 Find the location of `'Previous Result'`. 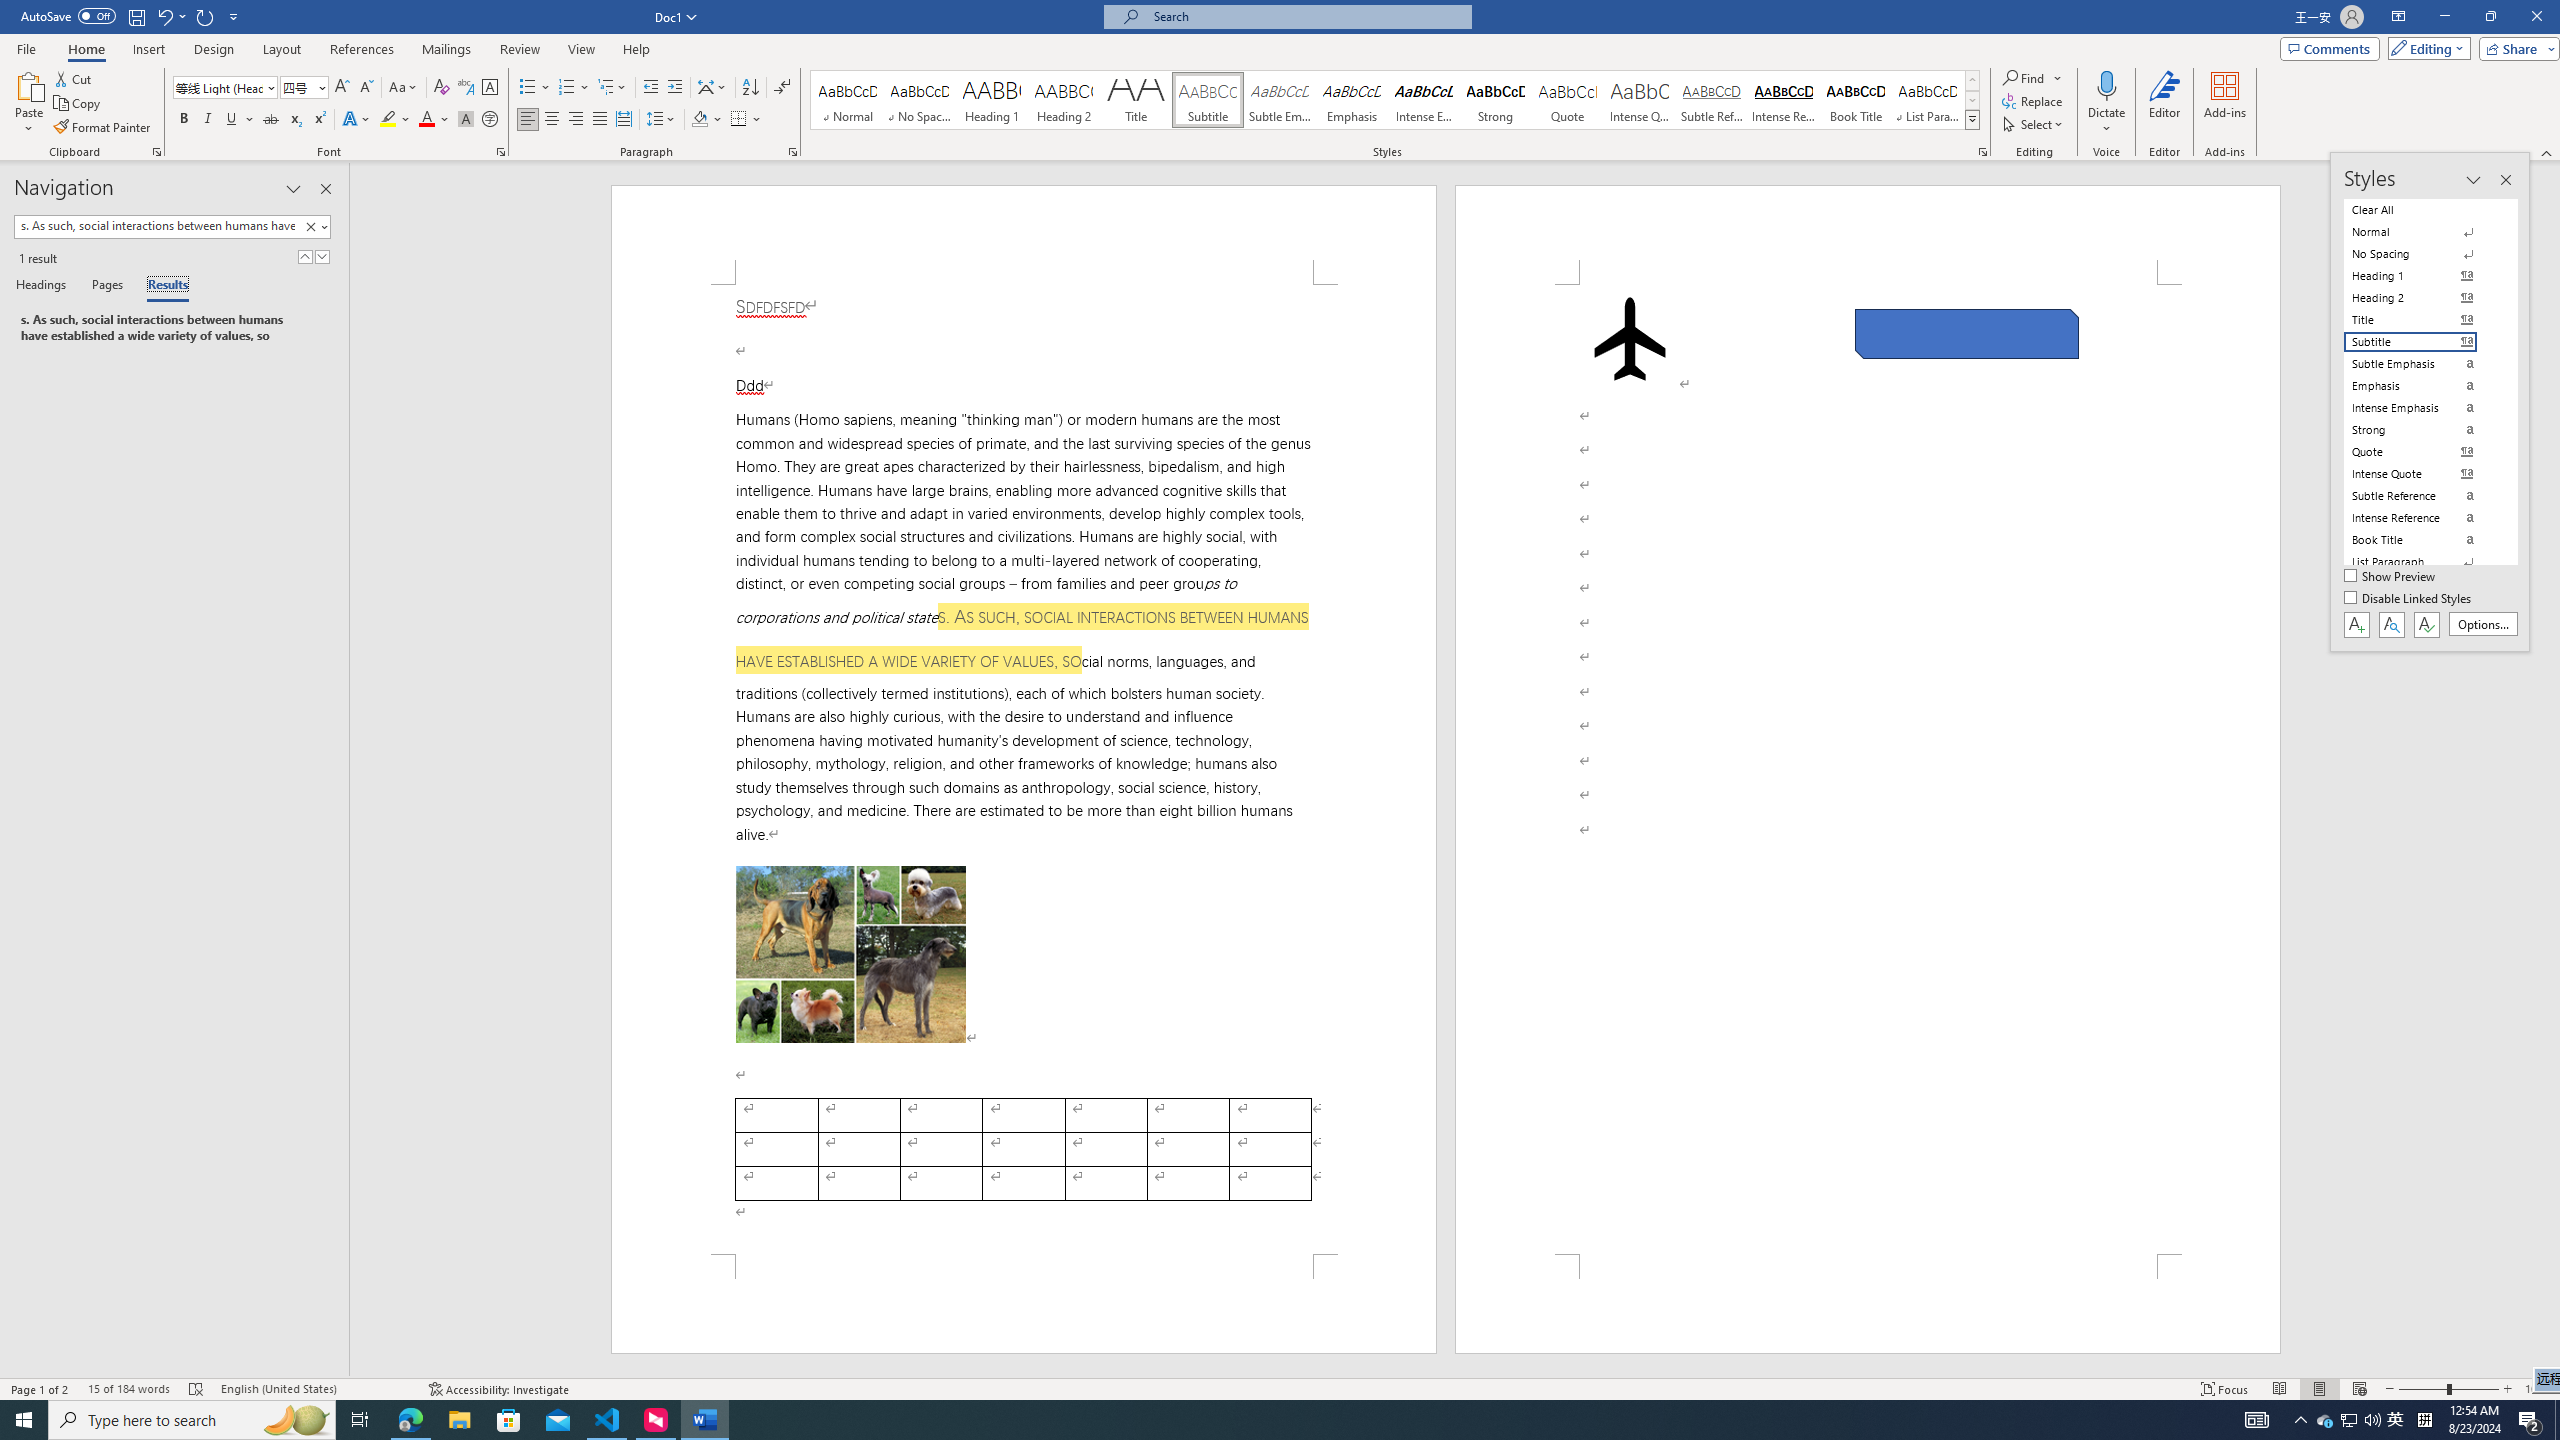

'Previous Result' is located at coordinates (305, 256).